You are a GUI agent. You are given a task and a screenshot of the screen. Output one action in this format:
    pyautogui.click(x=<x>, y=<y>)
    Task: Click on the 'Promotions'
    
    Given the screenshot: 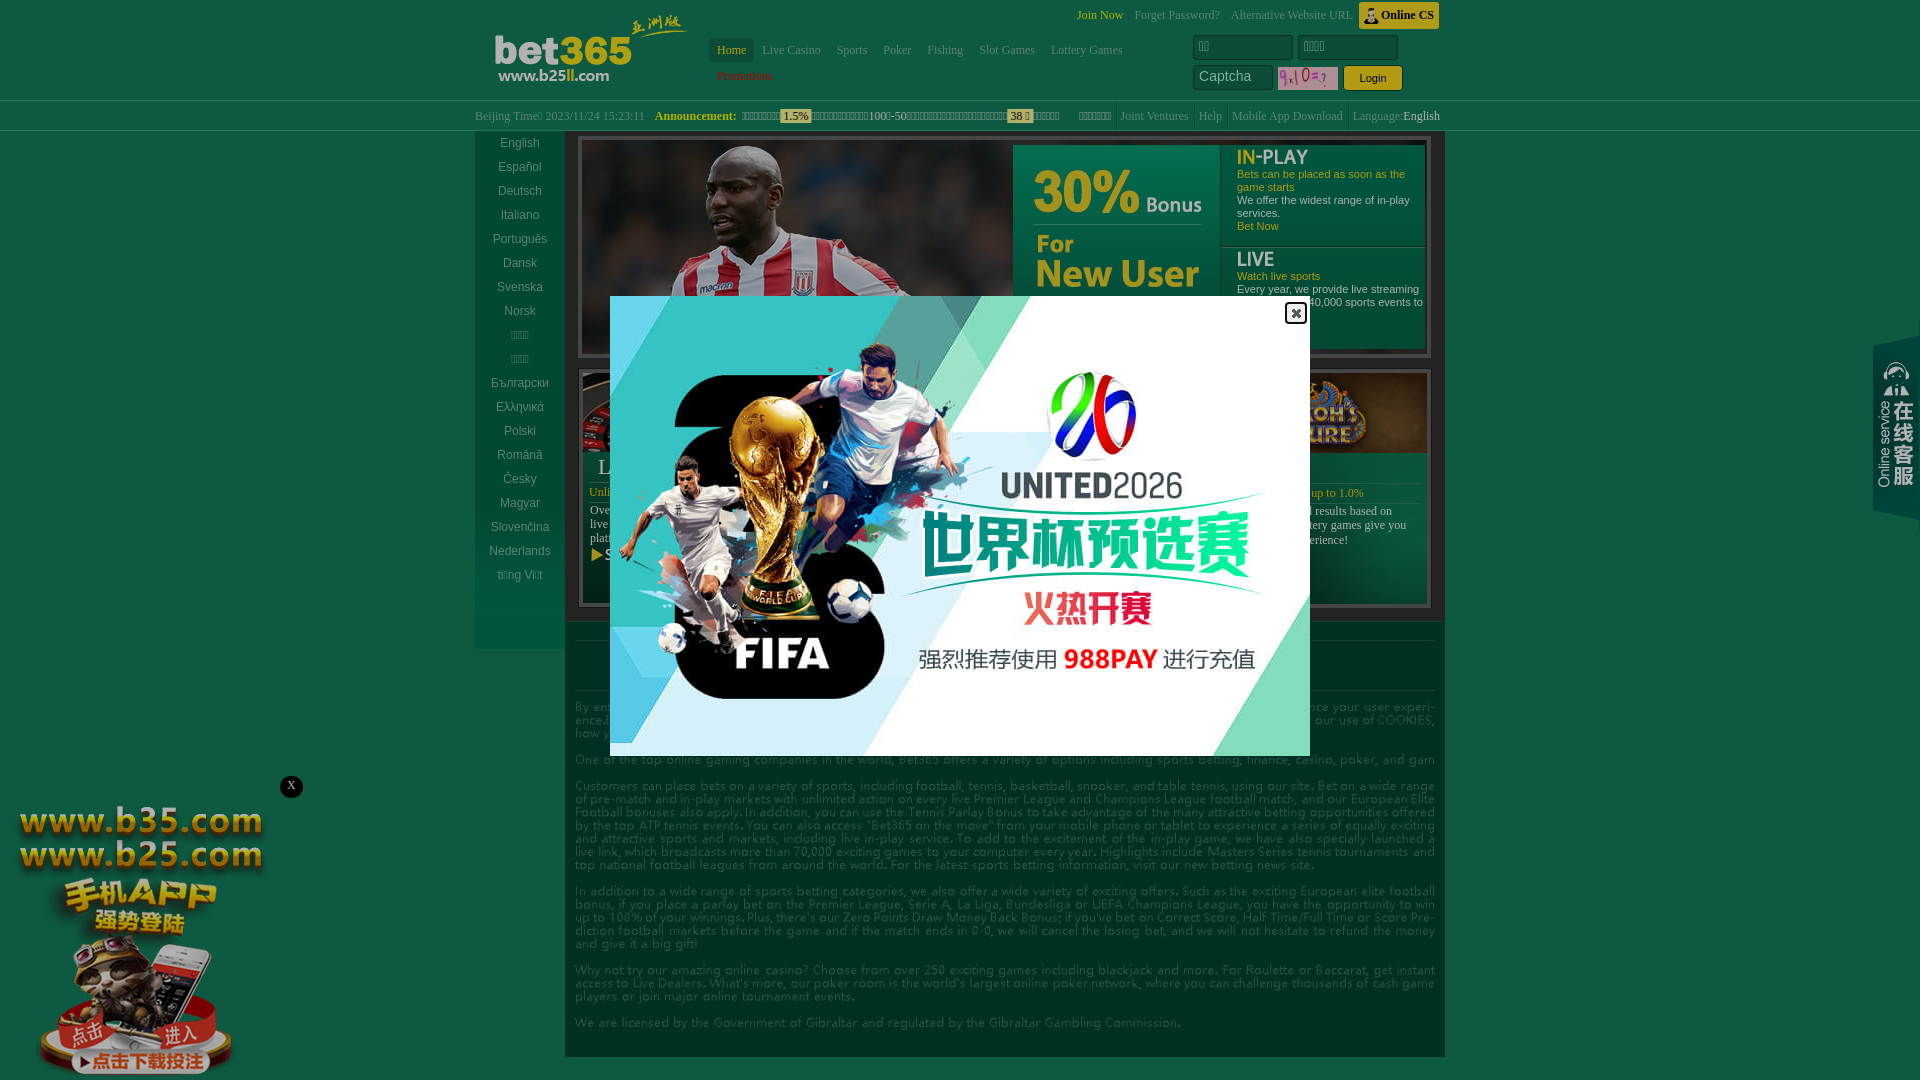 What is the action you would take?
    pyautogui.click(x=709, y=75)
    